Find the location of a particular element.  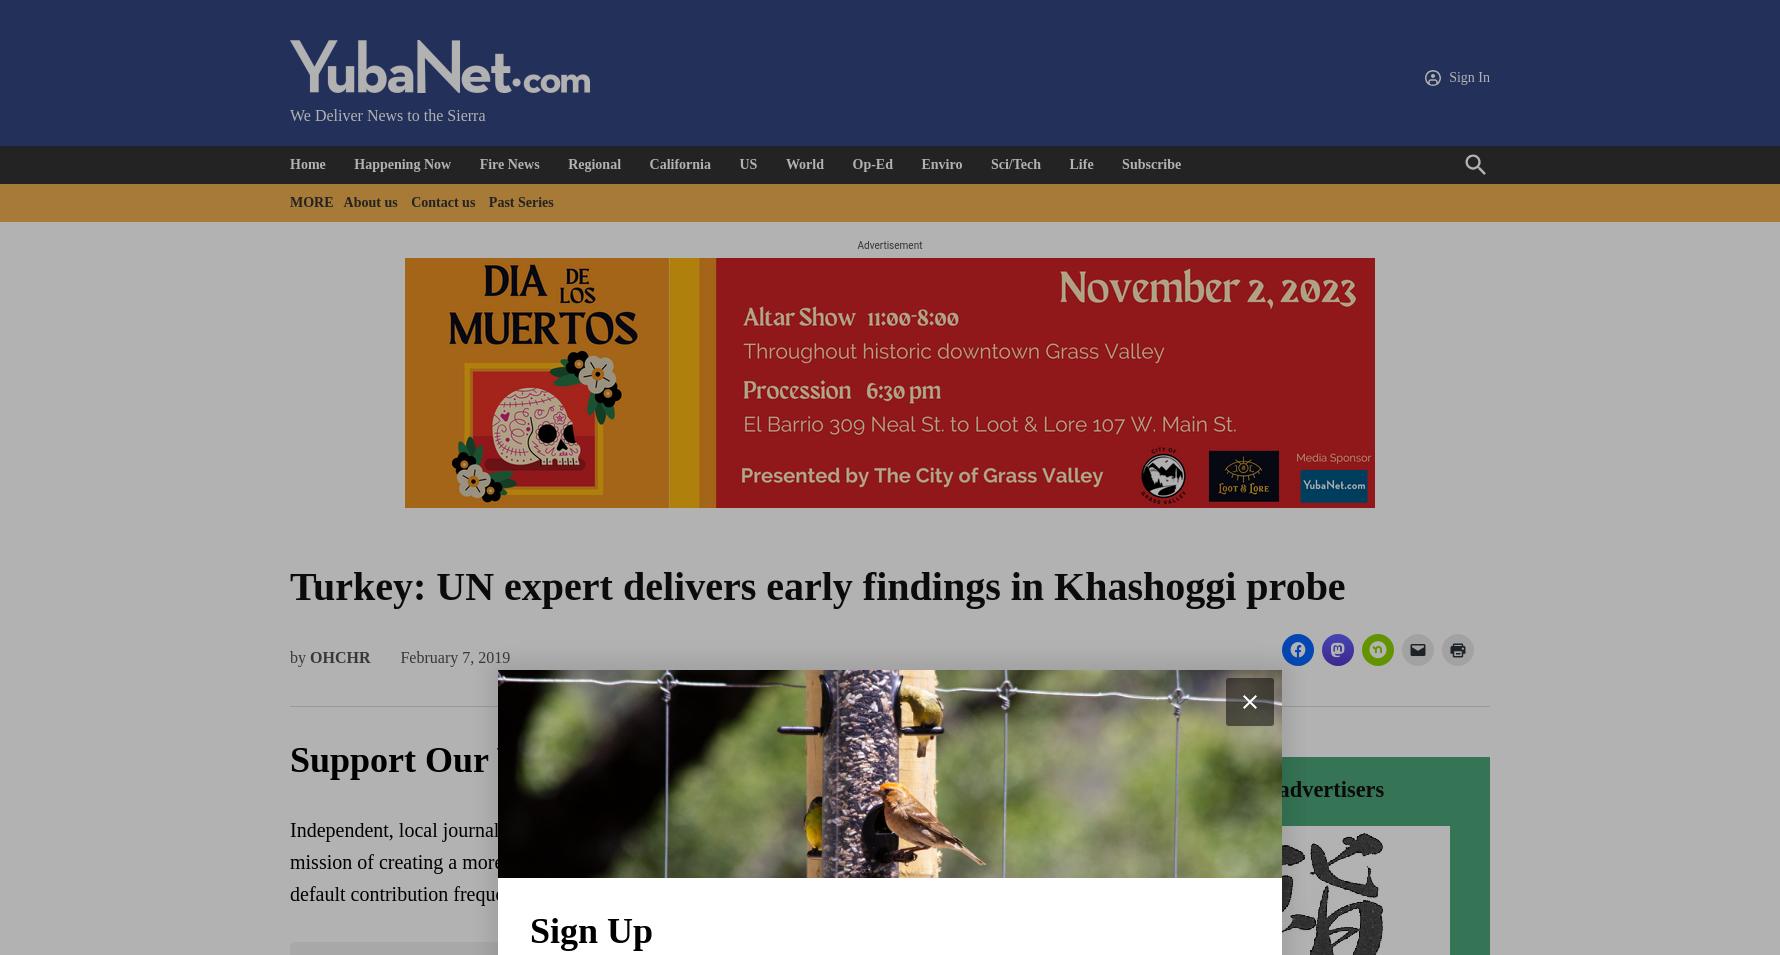

'February 7, 2019' is located at coordinates (454, 656).